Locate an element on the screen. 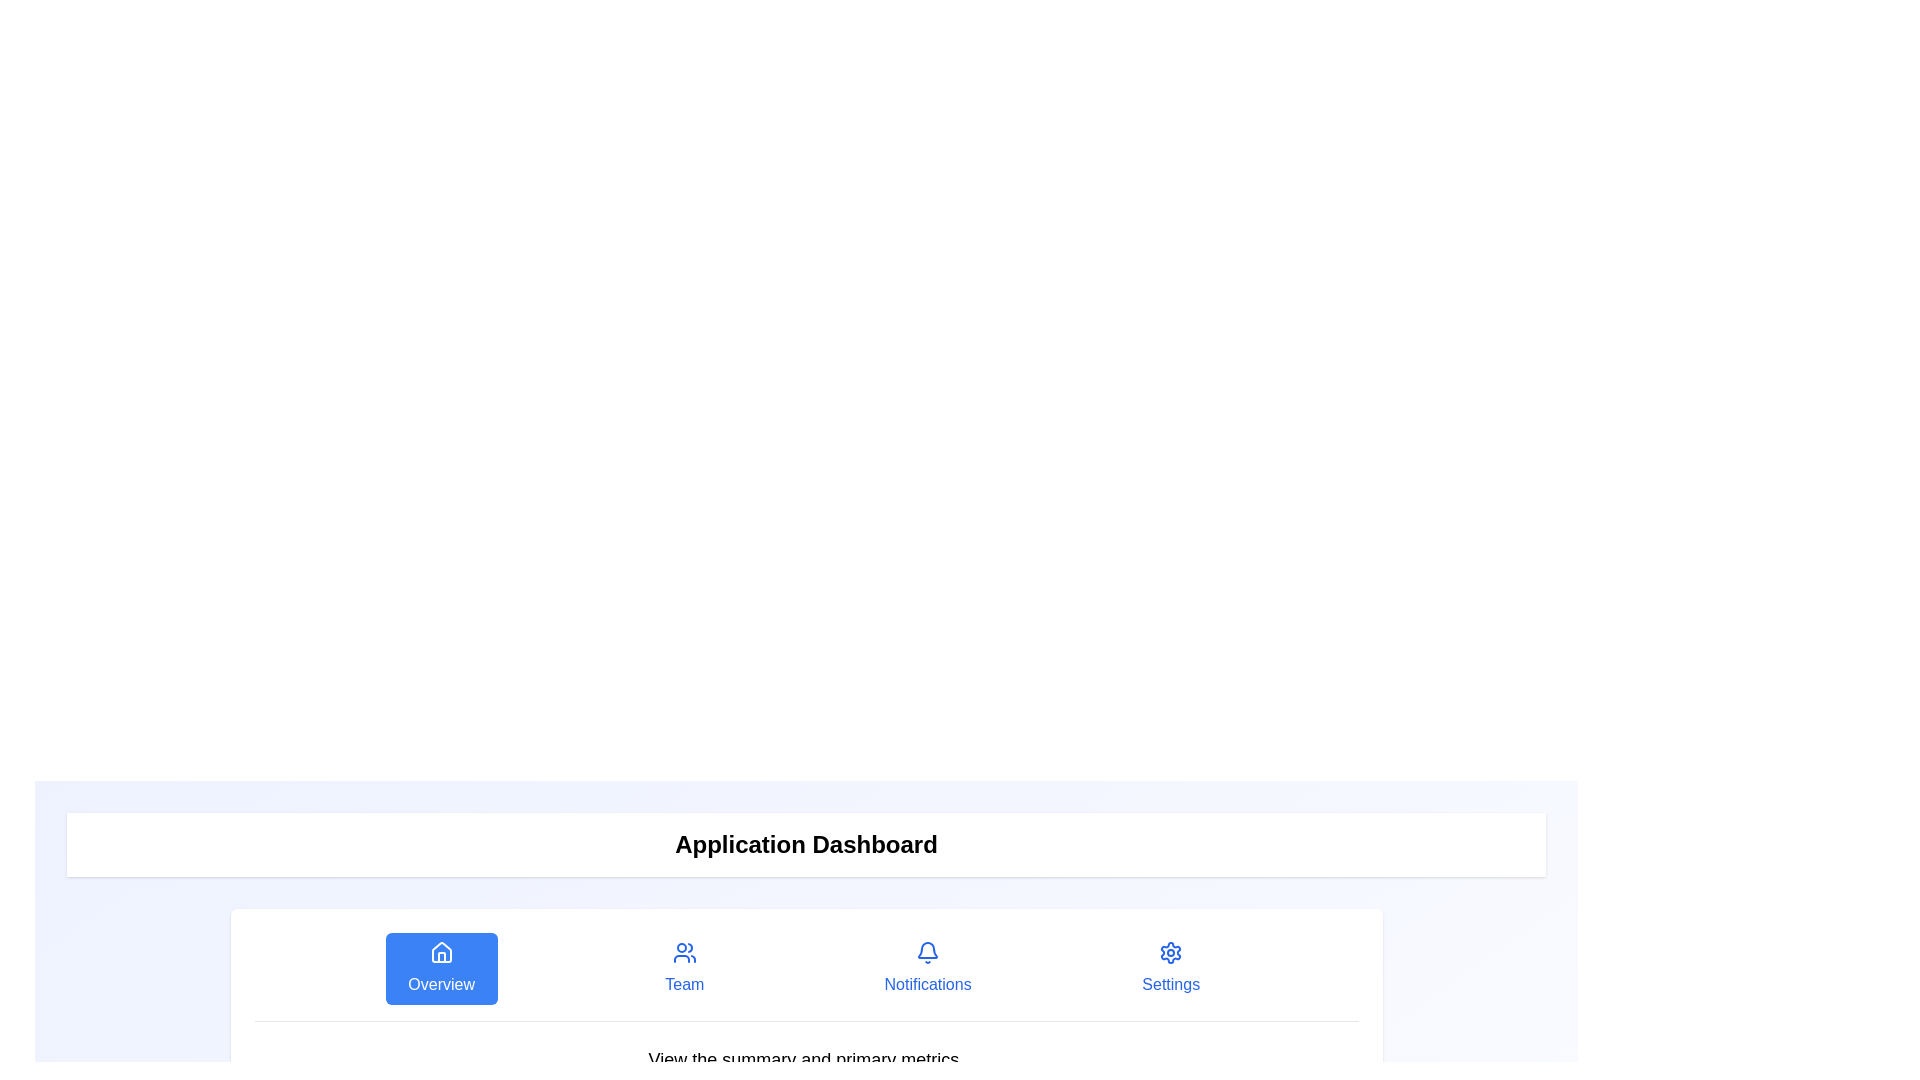  the fourth navigation button in the horizontal menu bar at the bottom of the dashboard to trigger a background color change is located at coordinates (1171, 967).